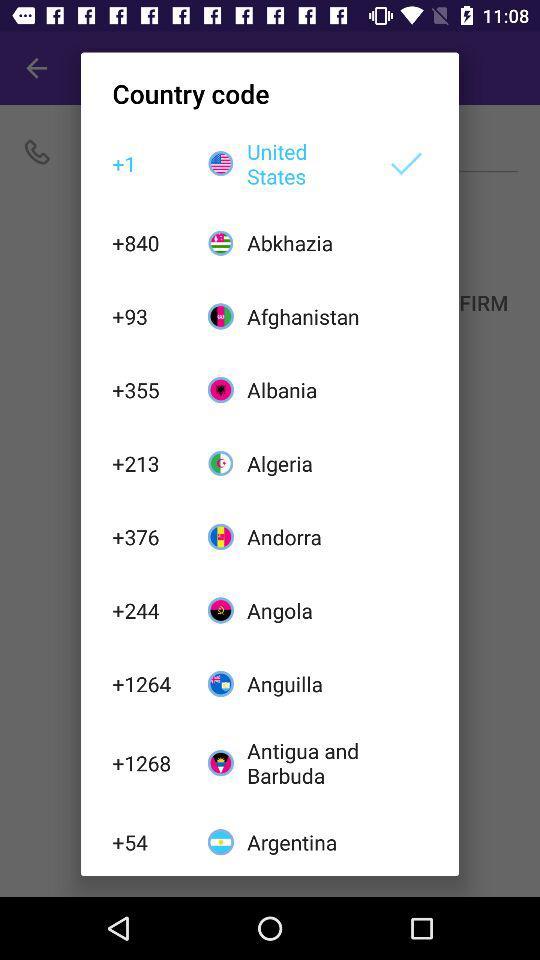  I want to click on the +1264 item, so click(148, 684).